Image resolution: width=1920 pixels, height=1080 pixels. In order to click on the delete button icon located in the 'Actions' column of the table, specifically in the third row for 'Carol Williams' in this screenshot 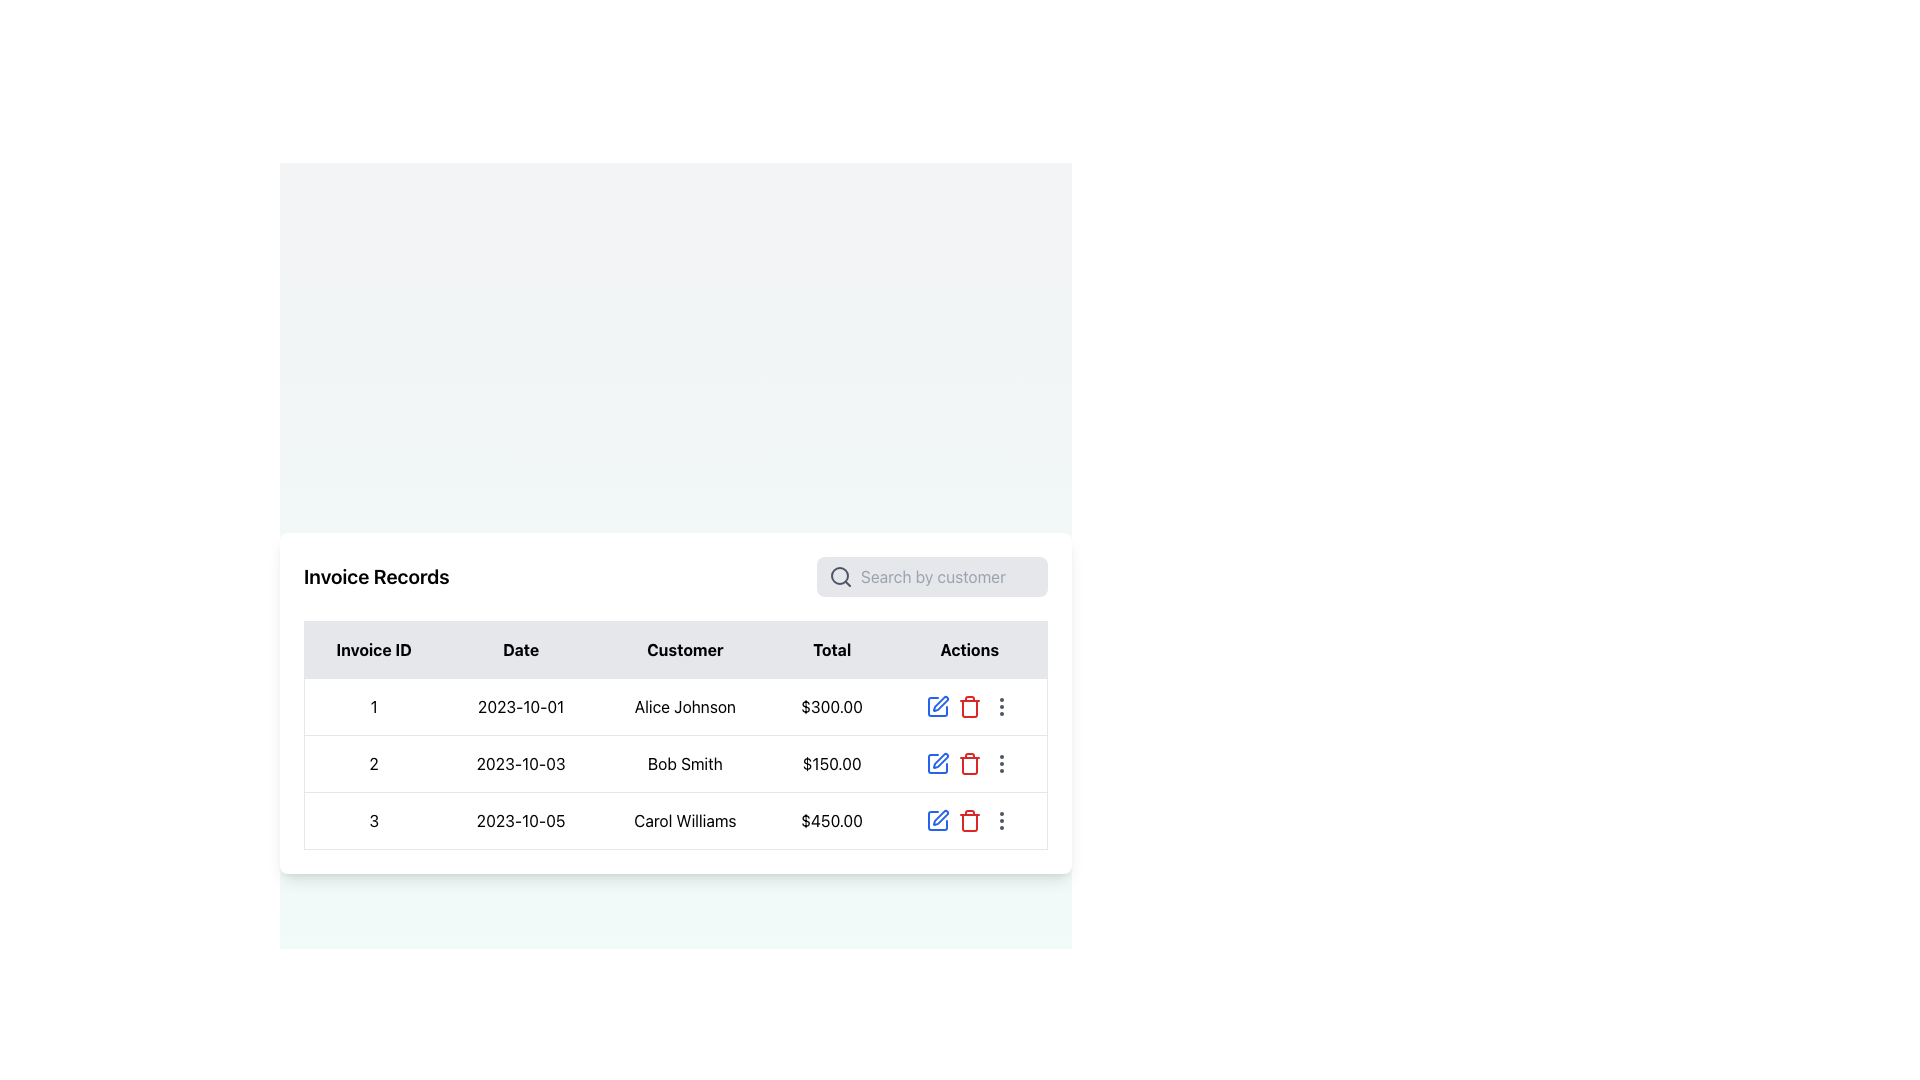, I will do `click(969, 707)`.